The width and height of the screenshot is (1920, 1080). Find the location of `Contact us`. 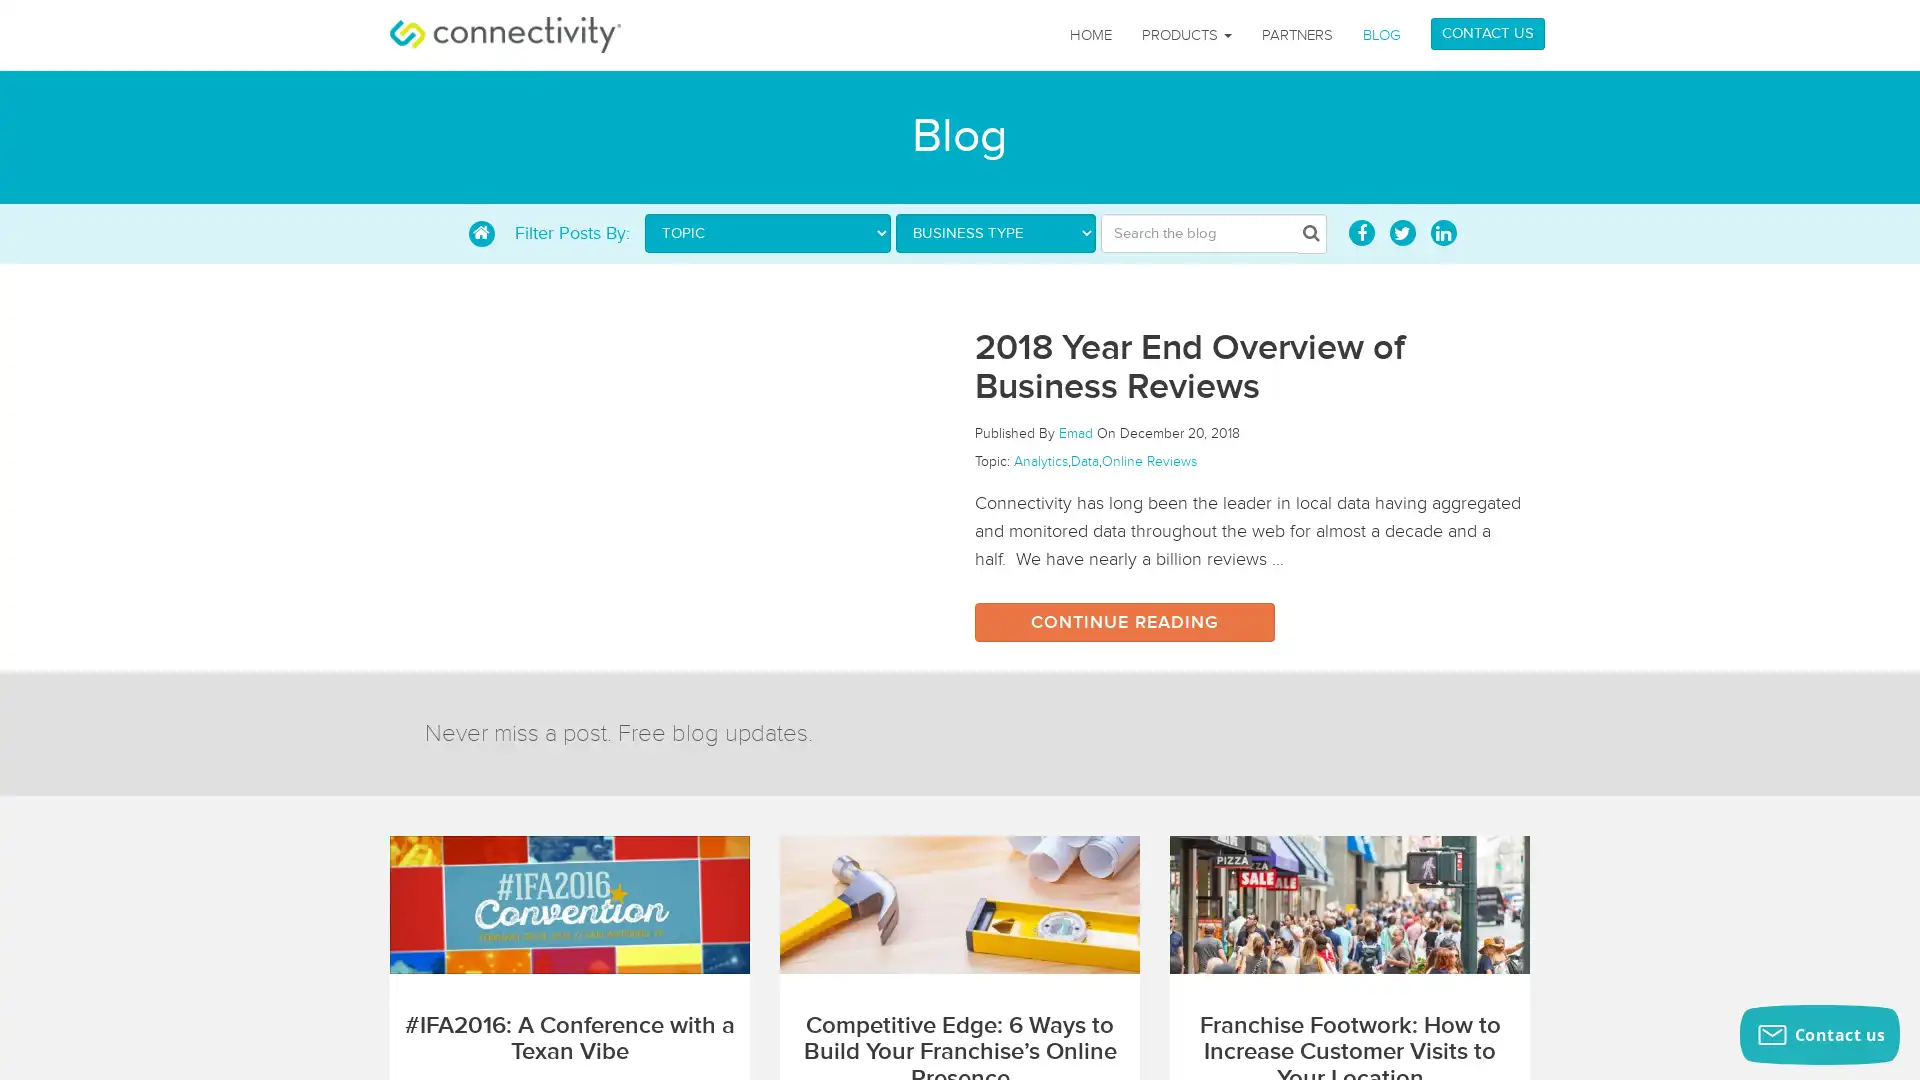

Contact us is located at coordinates (1819, 1034).